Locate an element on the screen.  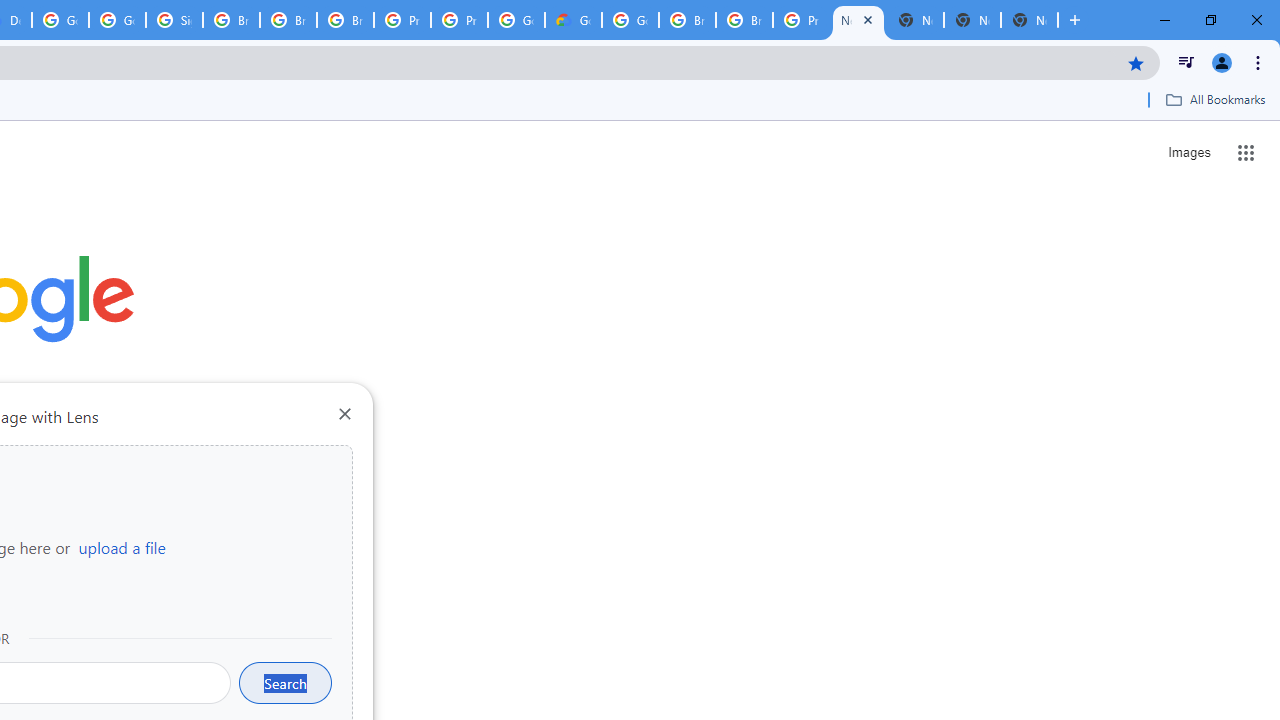
'Search for Images ' is located at coordinates (1189, 152).